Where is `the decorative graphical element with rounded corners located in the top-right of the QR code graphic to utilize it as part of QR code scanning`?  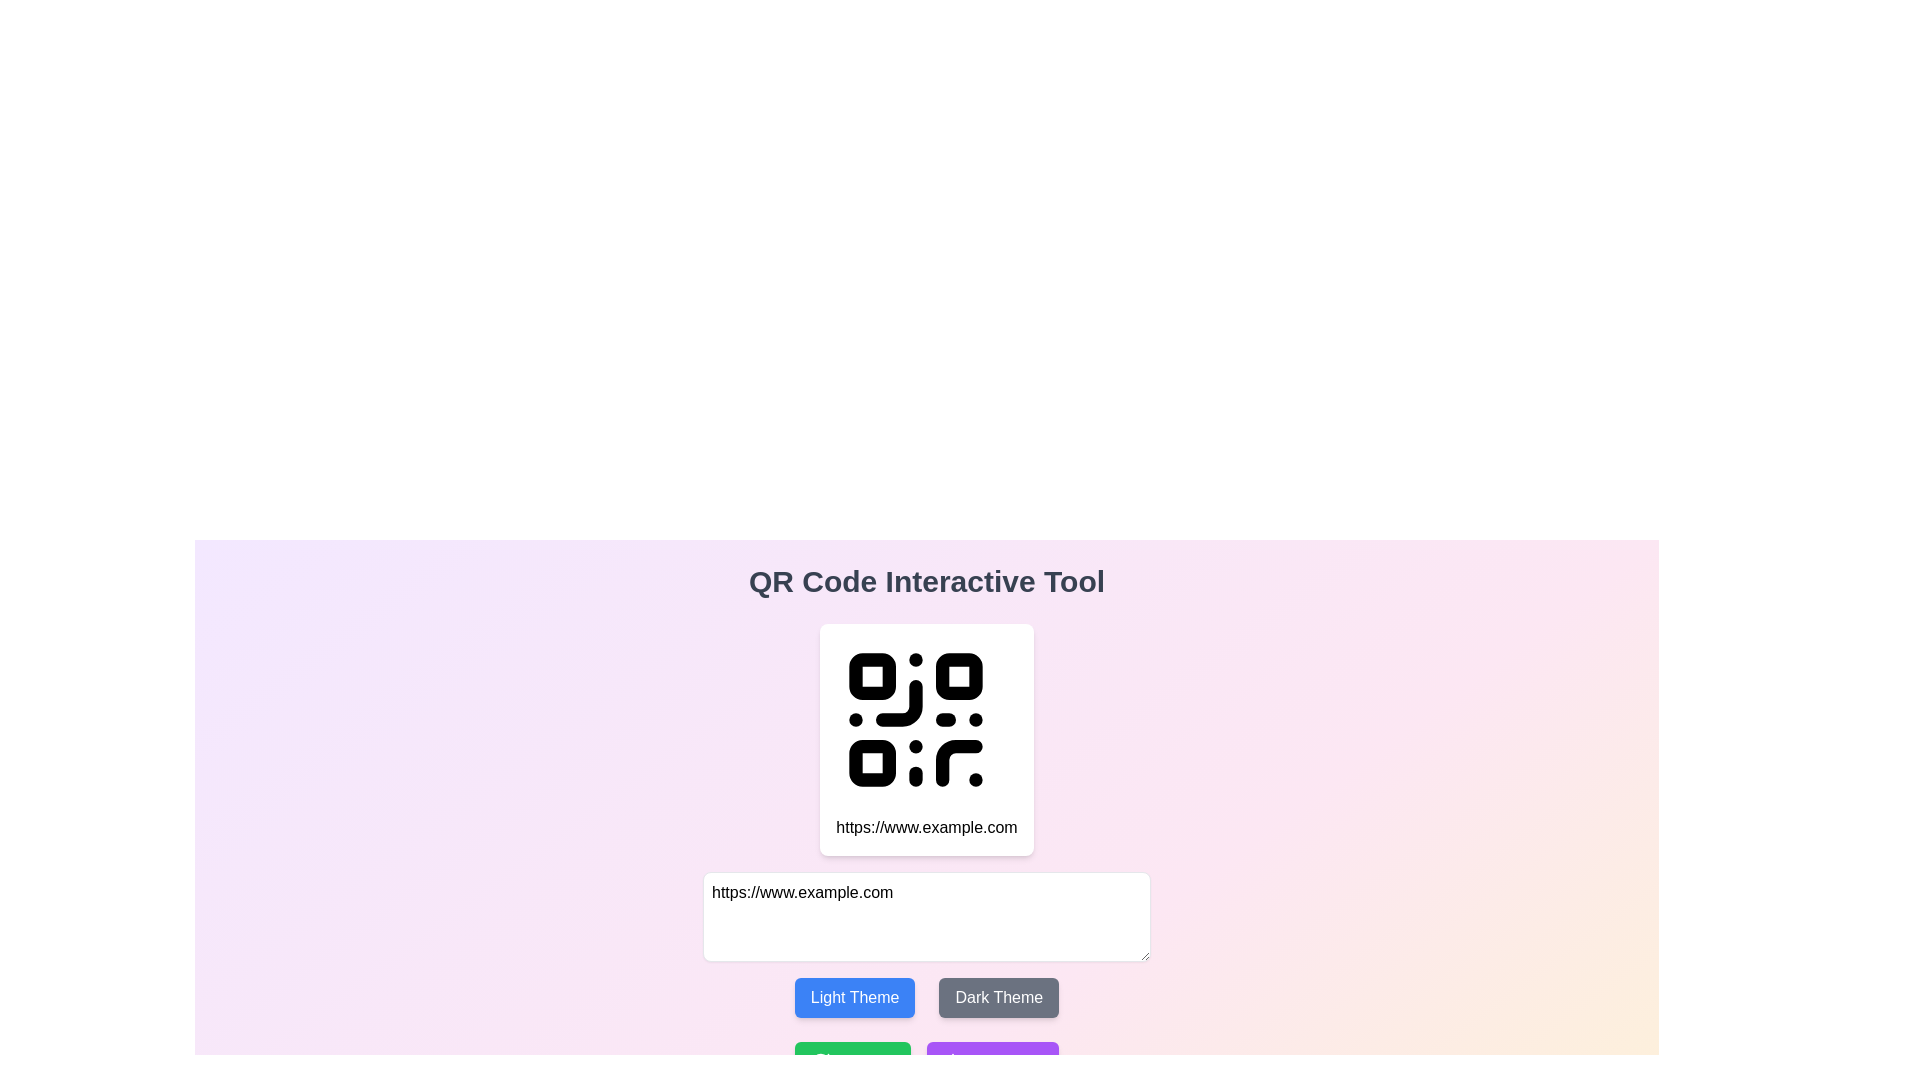 the decorative graphical element with rounded corners located in the top-right of the QR code graphic to utilize it as part of QR code scanning is located at coordinates (958, 675).